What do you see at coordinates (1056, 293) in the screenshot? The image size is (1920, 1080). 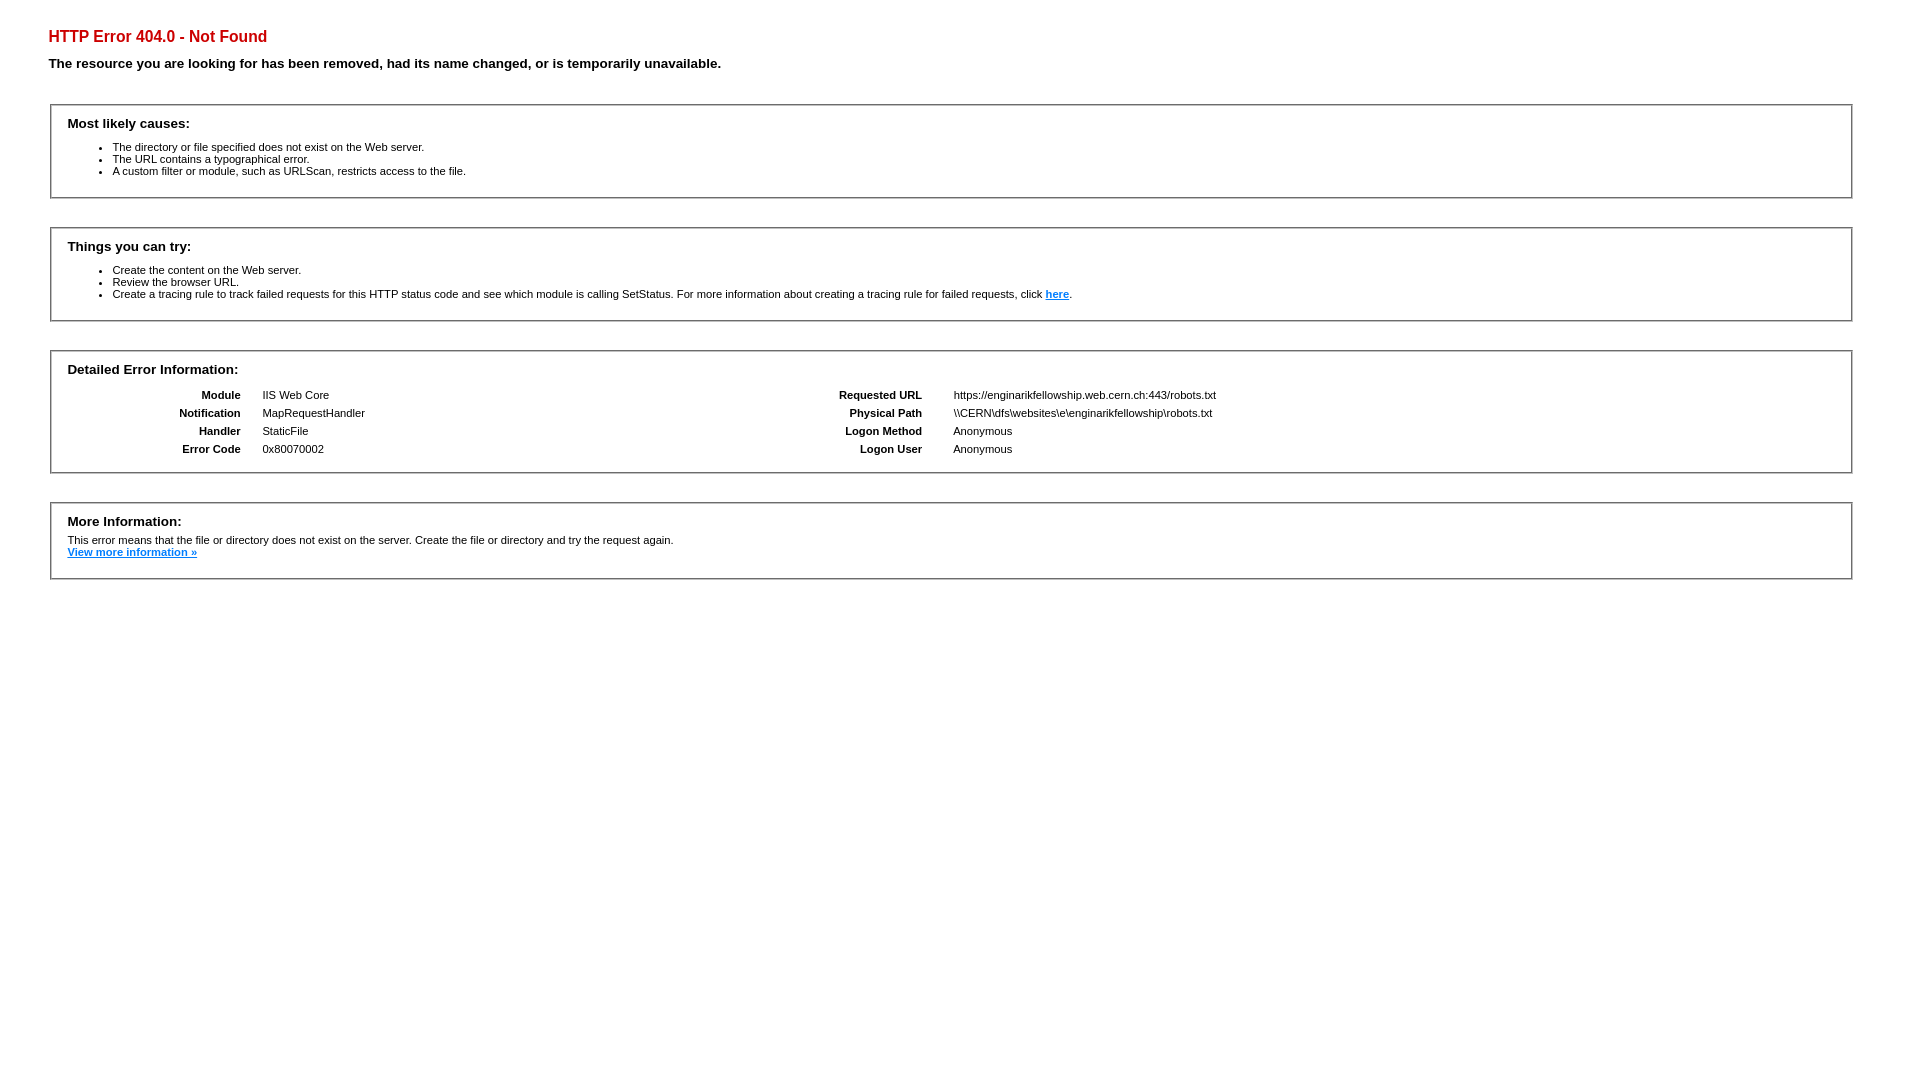 I see `'here'` at bounding box center [1056, 293].